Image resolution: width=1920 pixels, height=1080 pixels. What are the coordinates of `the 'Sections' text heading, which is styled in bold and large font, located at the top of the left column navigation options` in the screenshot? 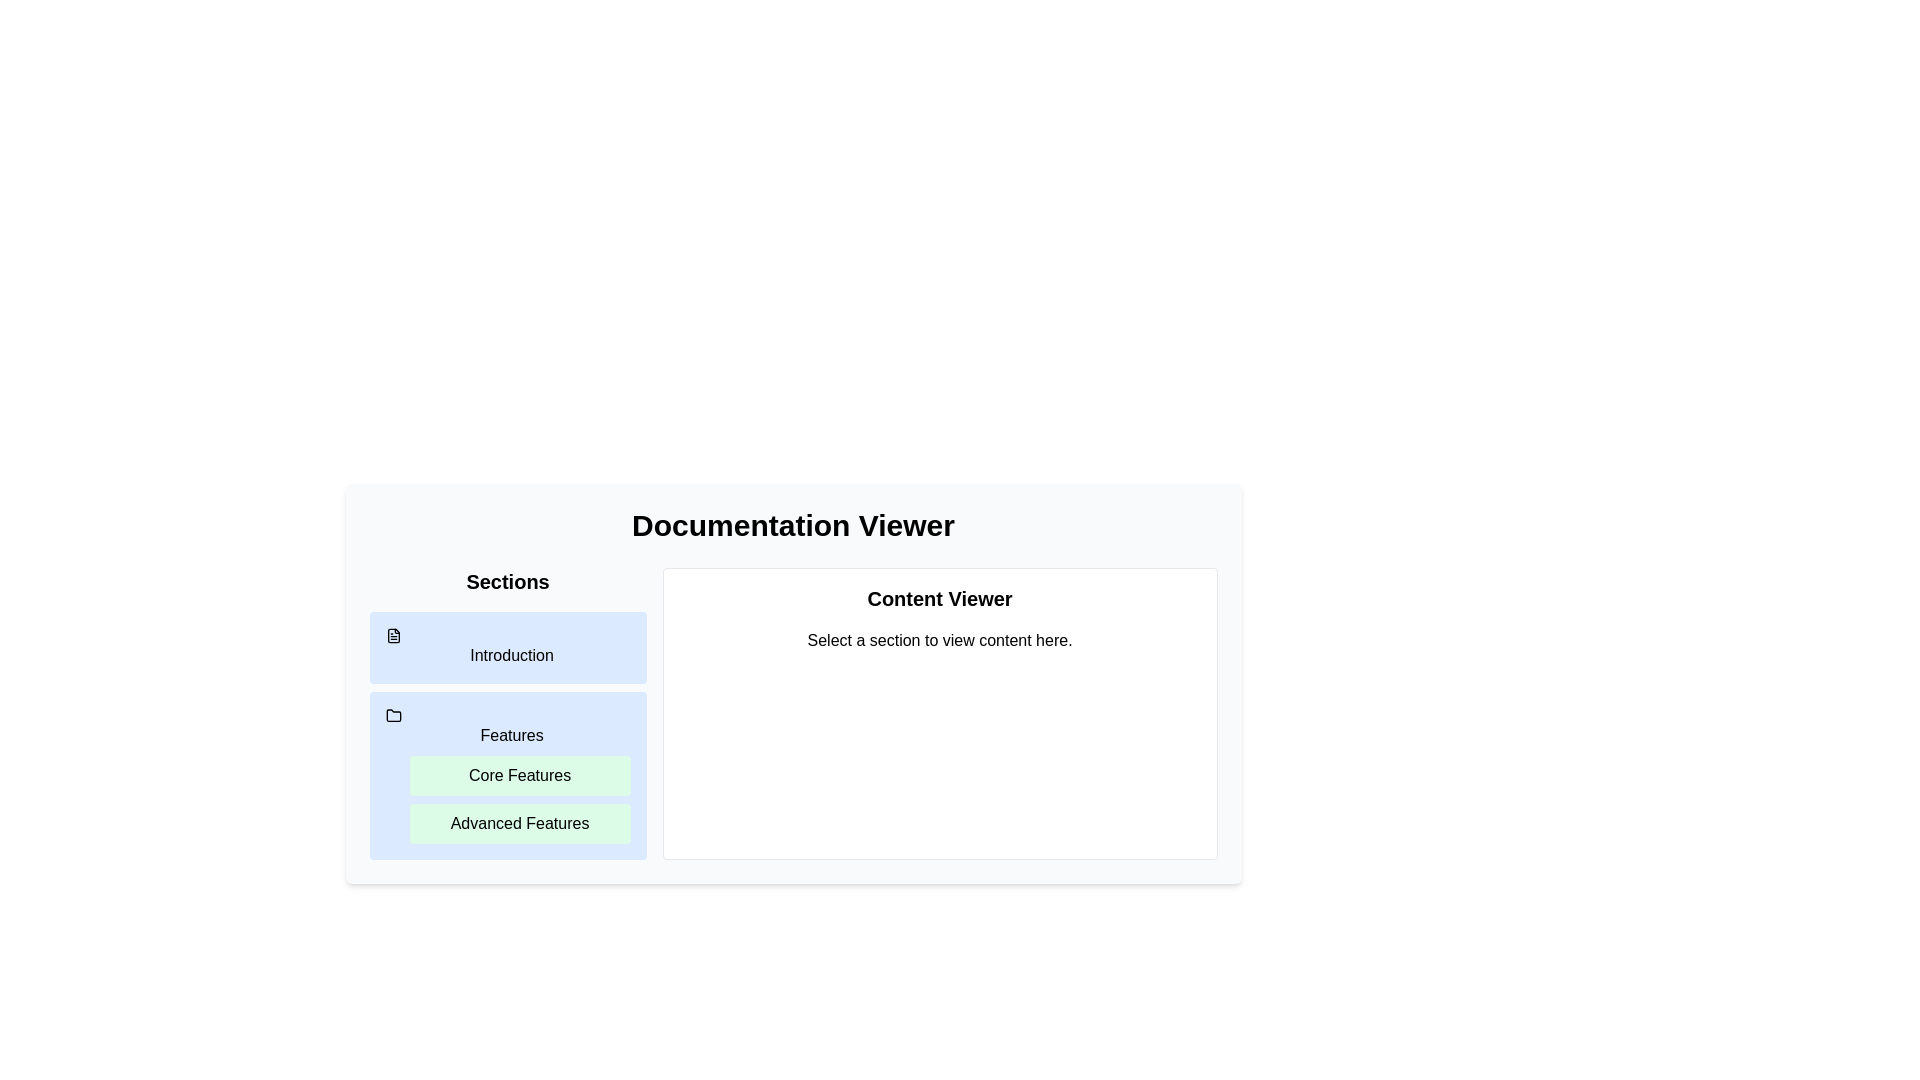 It's located at (508, 582).